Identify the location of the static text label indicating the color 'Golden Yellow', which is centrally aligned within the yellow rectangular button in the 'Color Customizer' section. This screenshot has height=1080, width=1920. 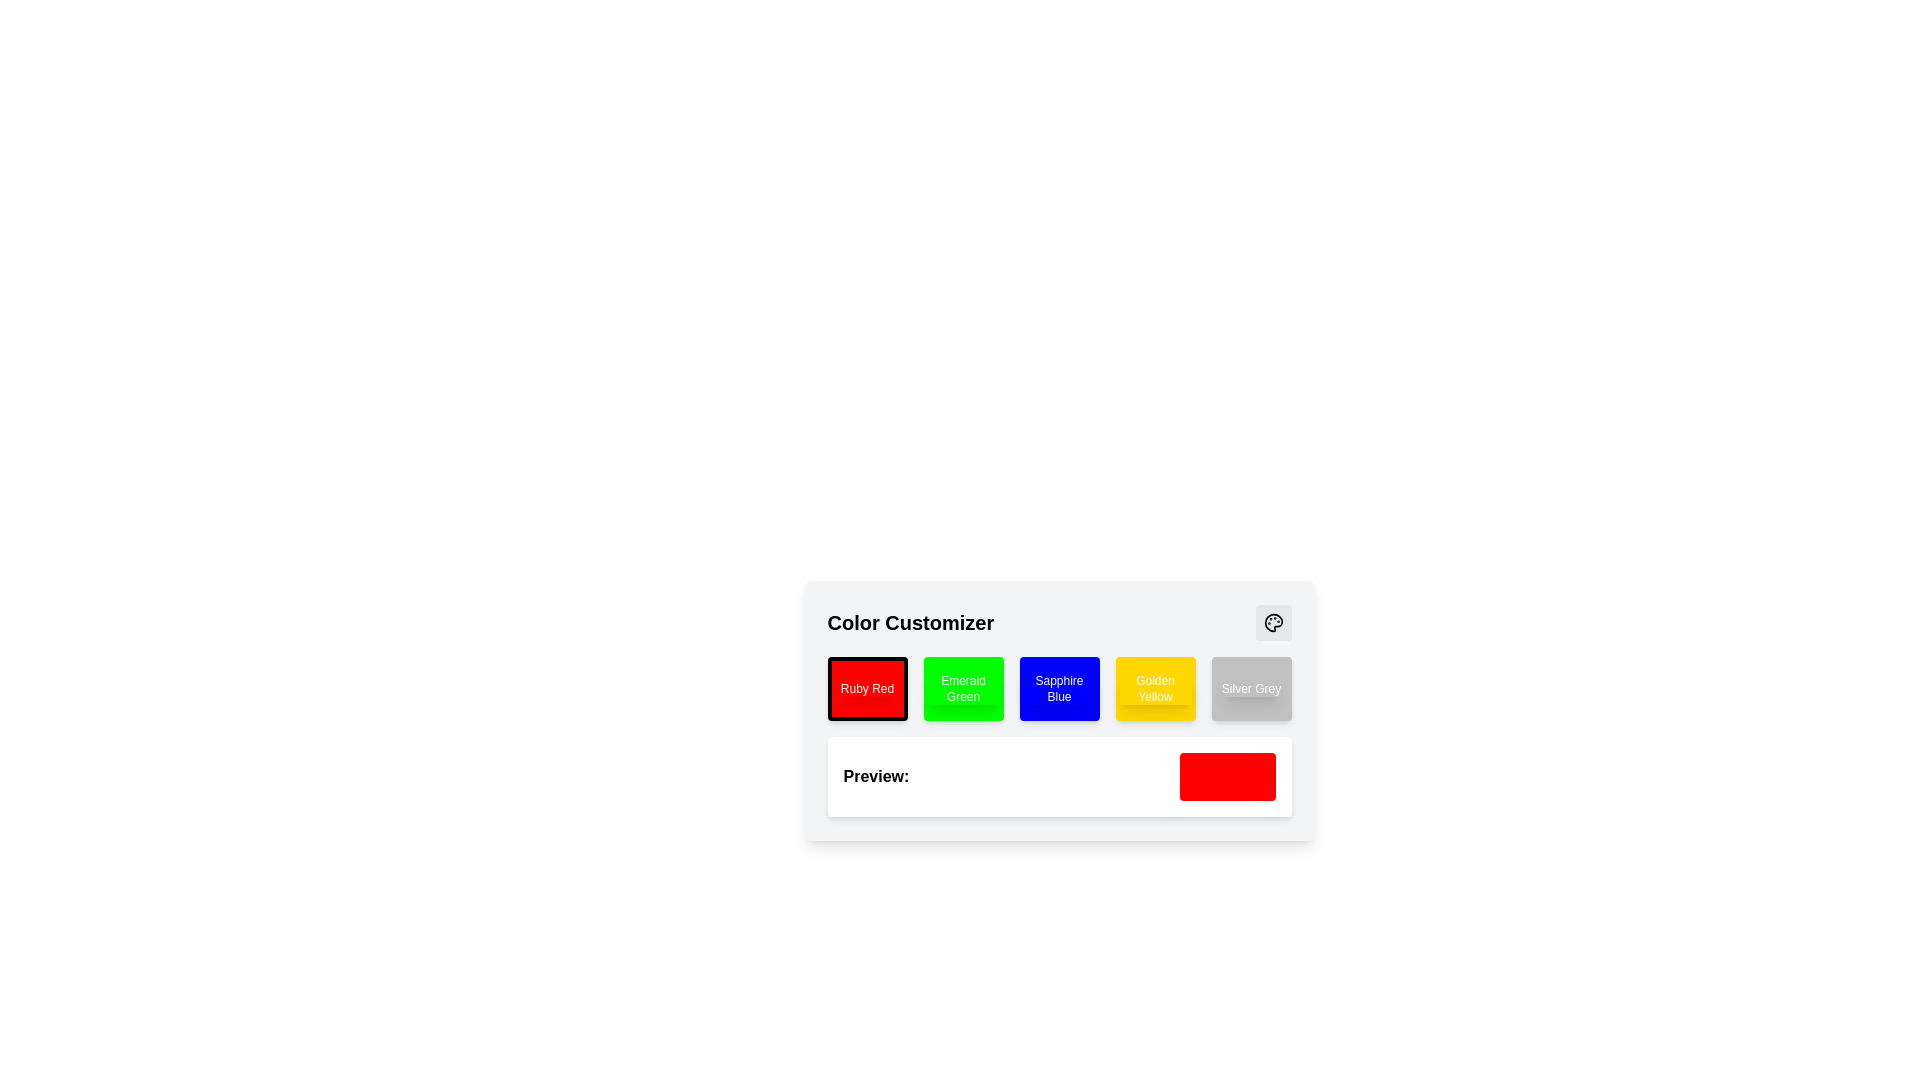
(1155, 688).